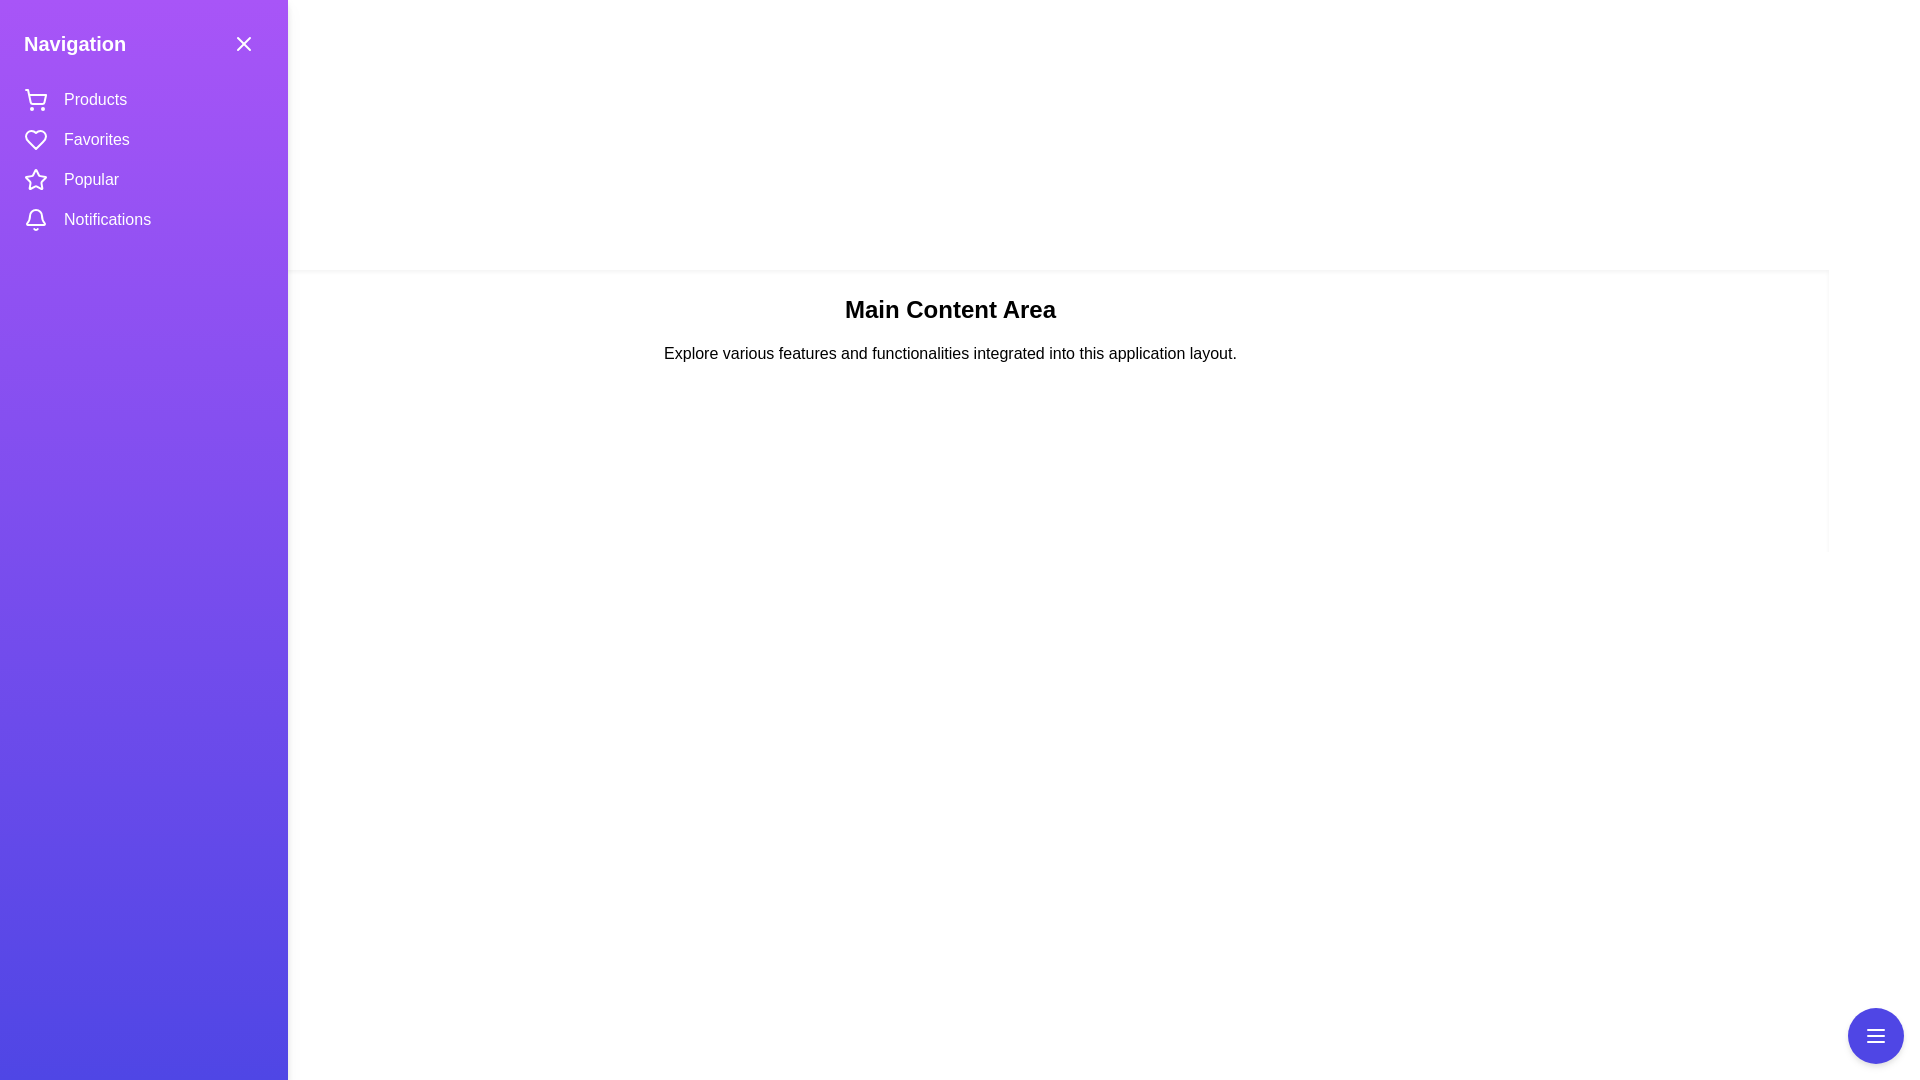  I want to click on the icon representing the Favorites section in the navigation, so click(35, 138).